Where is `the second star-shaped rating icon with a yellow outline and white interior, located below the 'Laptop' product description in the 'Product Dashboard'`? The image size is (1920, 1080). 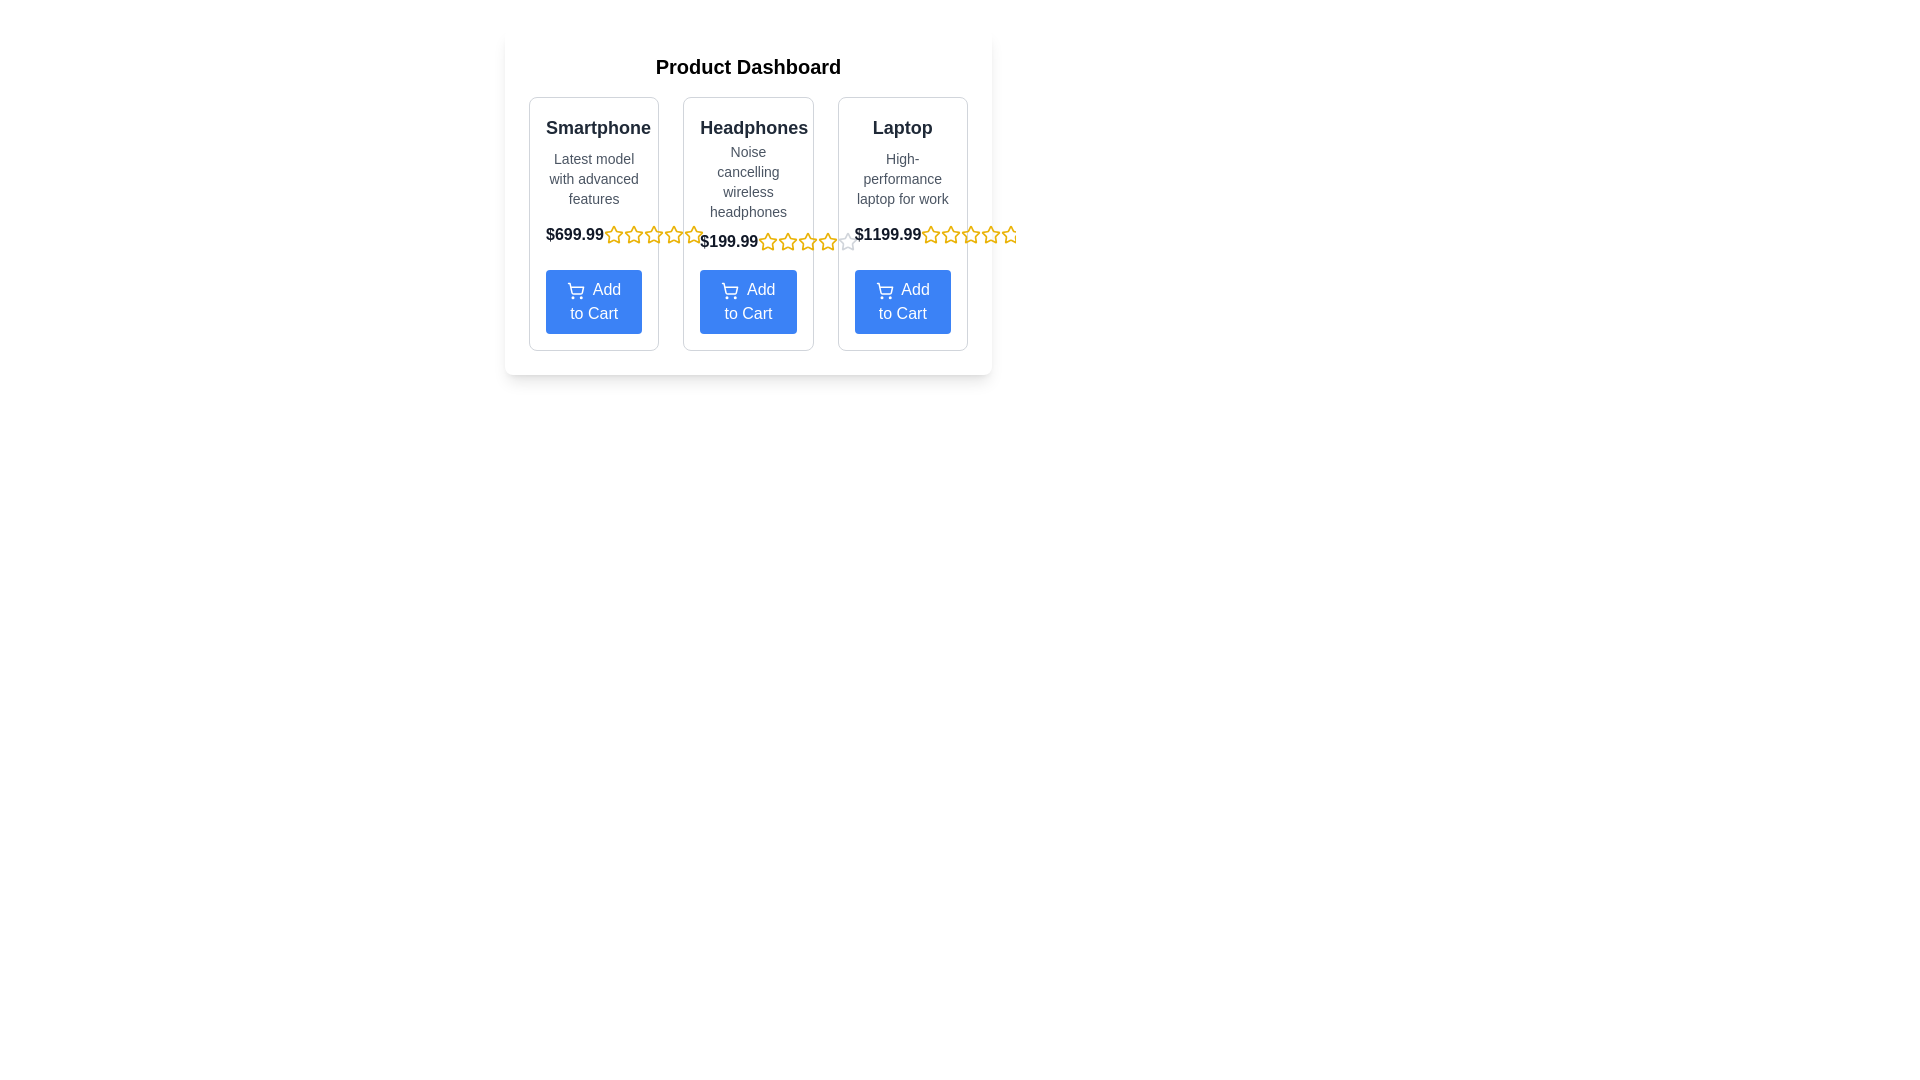
the second star-shaped rating icon with a yellow outline and white interior, located below the 'Laptop' product description in the 'Product Dashboard' is located at coordinates (950, 233).